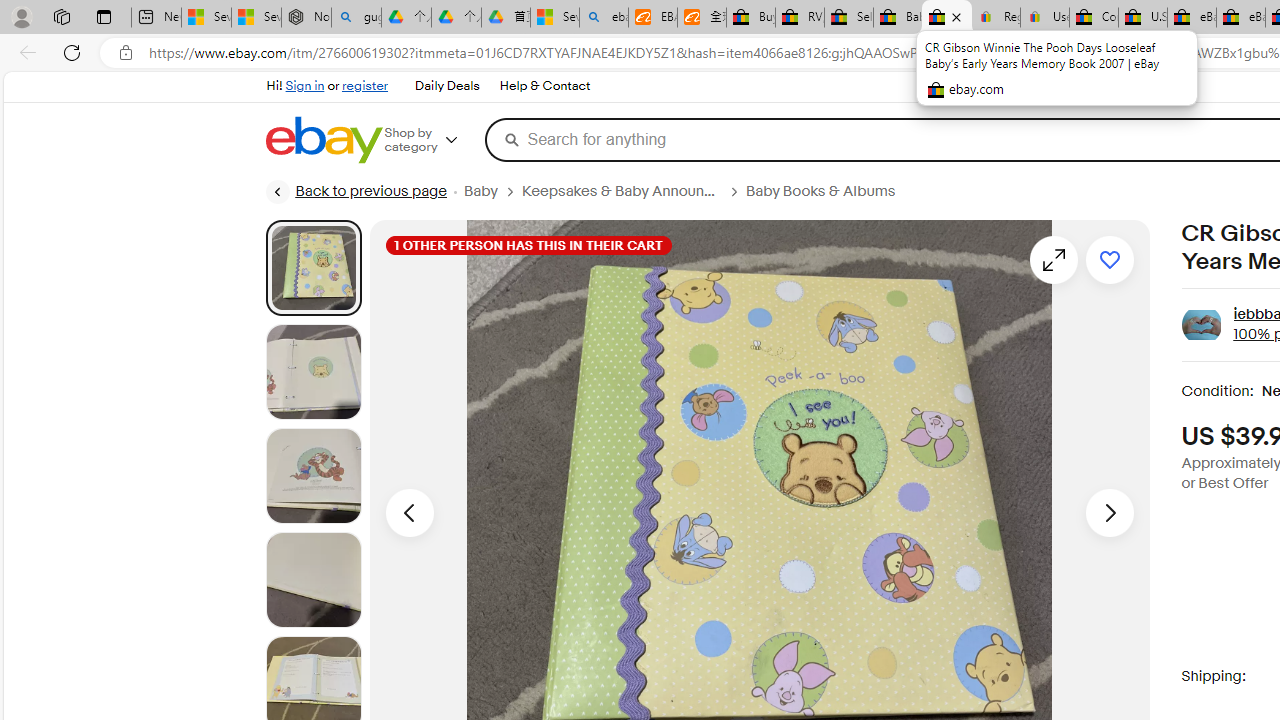 Image resolution: width=1280 pixels, height=720 pixels. What do you see at coordinates (355, 191) in the screenshot?
I see `'Back to previous page'` at bounding box center [355, 191].